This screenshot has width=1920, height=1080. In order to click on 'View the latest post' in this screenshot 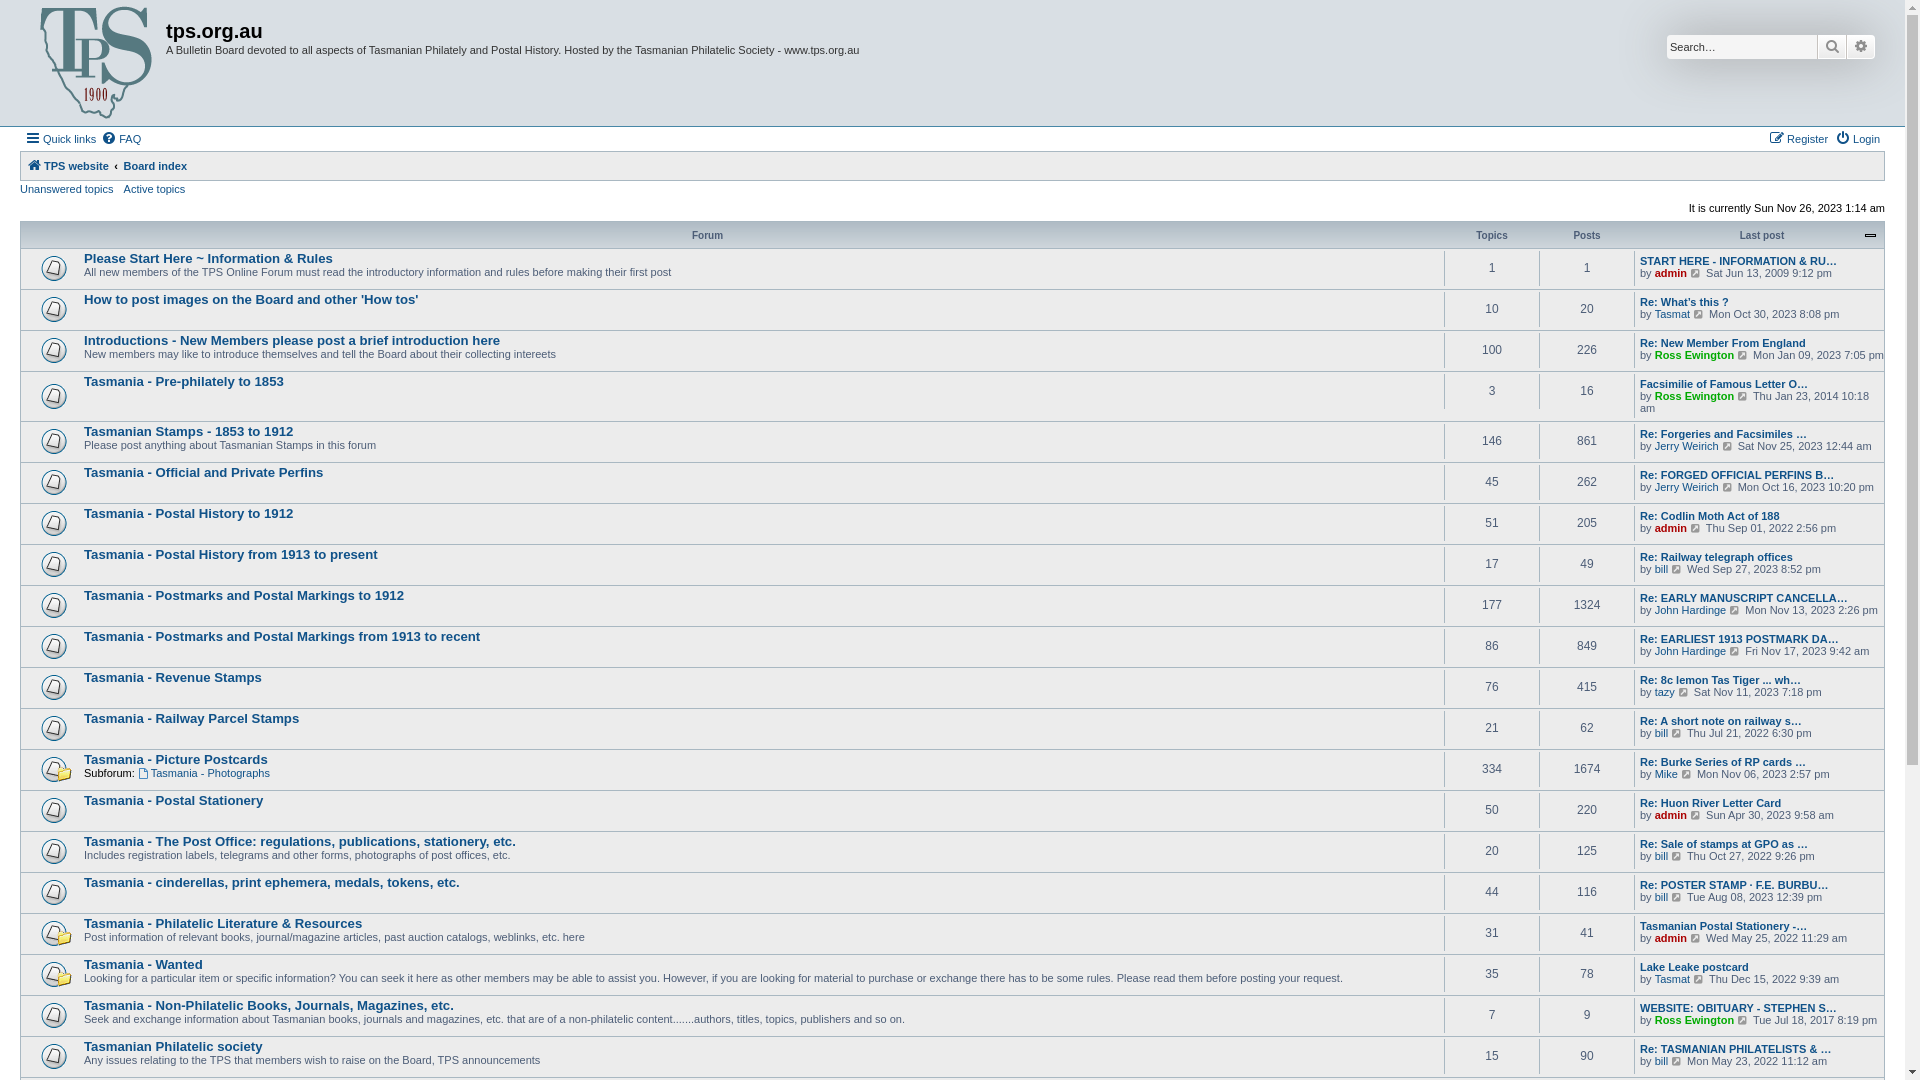, I will do `click(1677, 896)`.